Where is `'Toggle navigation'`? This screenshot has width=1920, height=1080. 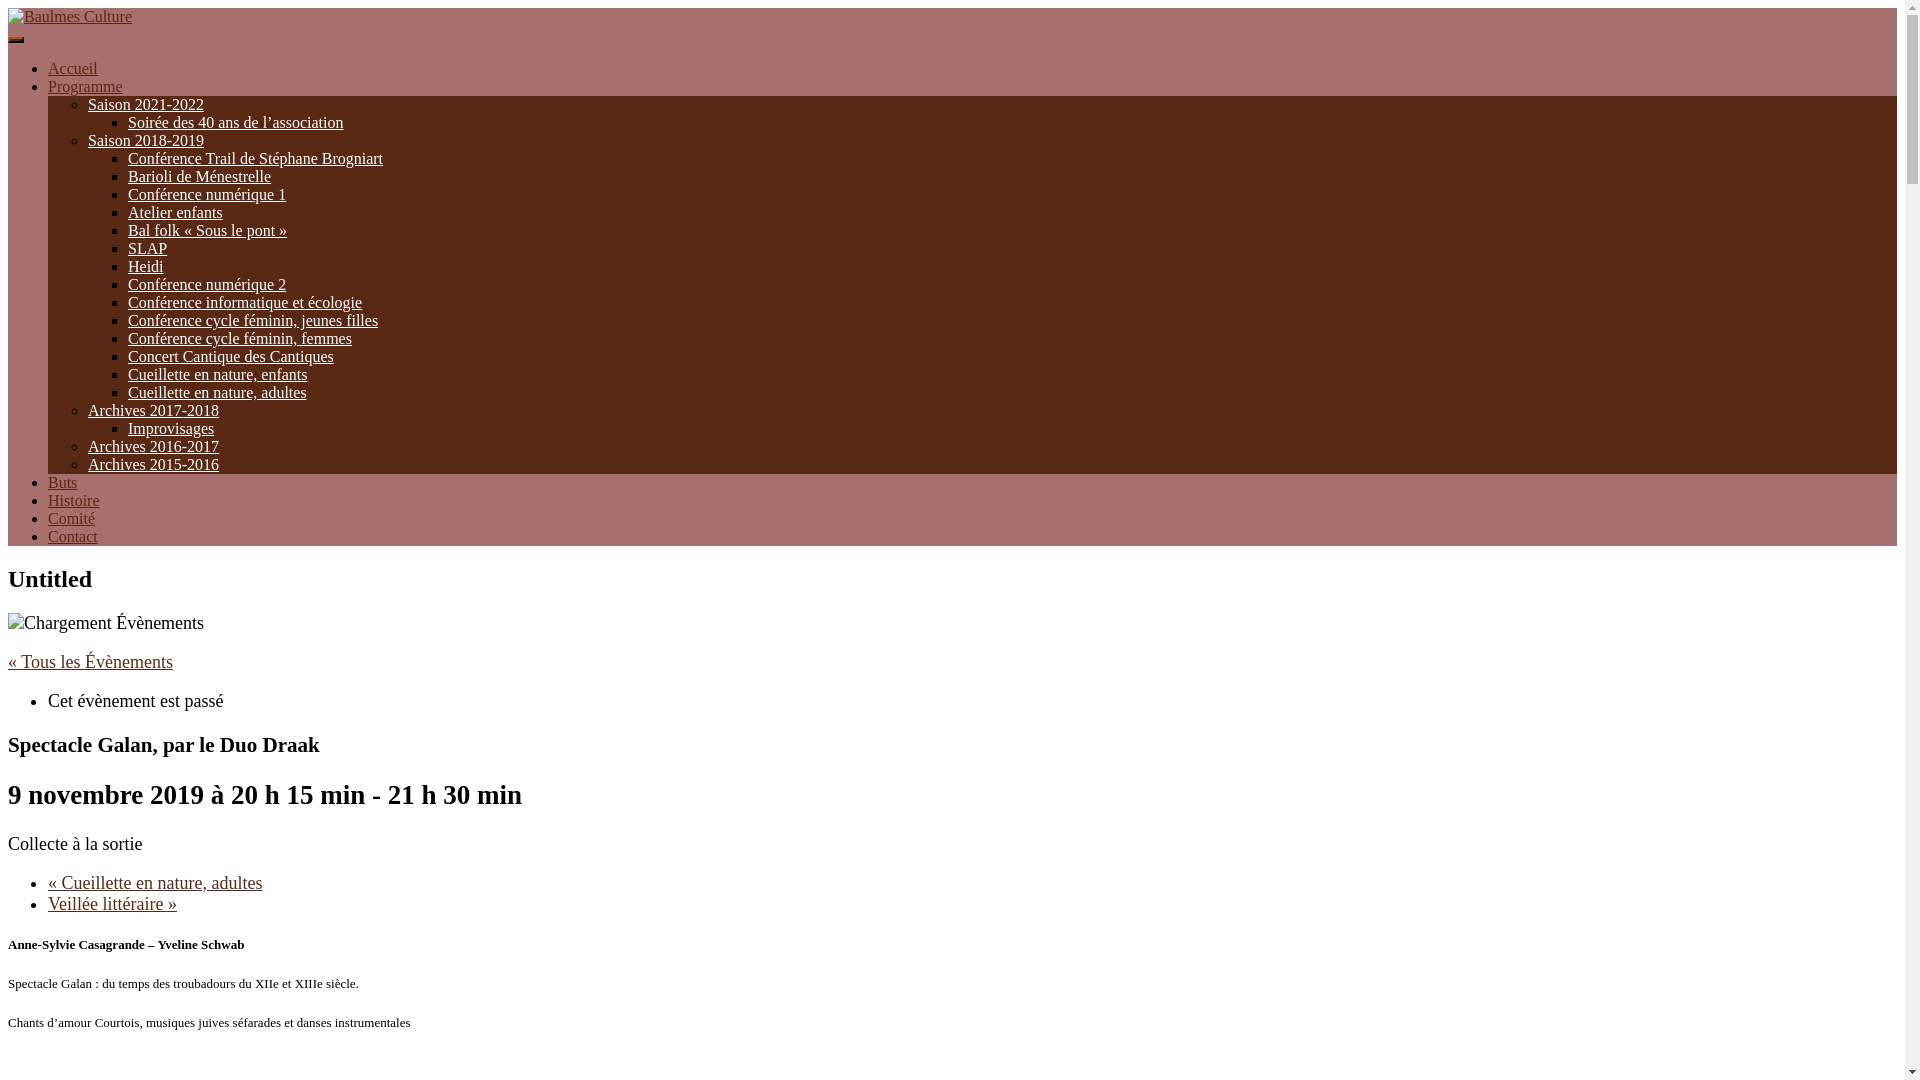 'Toggle navigation' is located at coordinates (15, 39).